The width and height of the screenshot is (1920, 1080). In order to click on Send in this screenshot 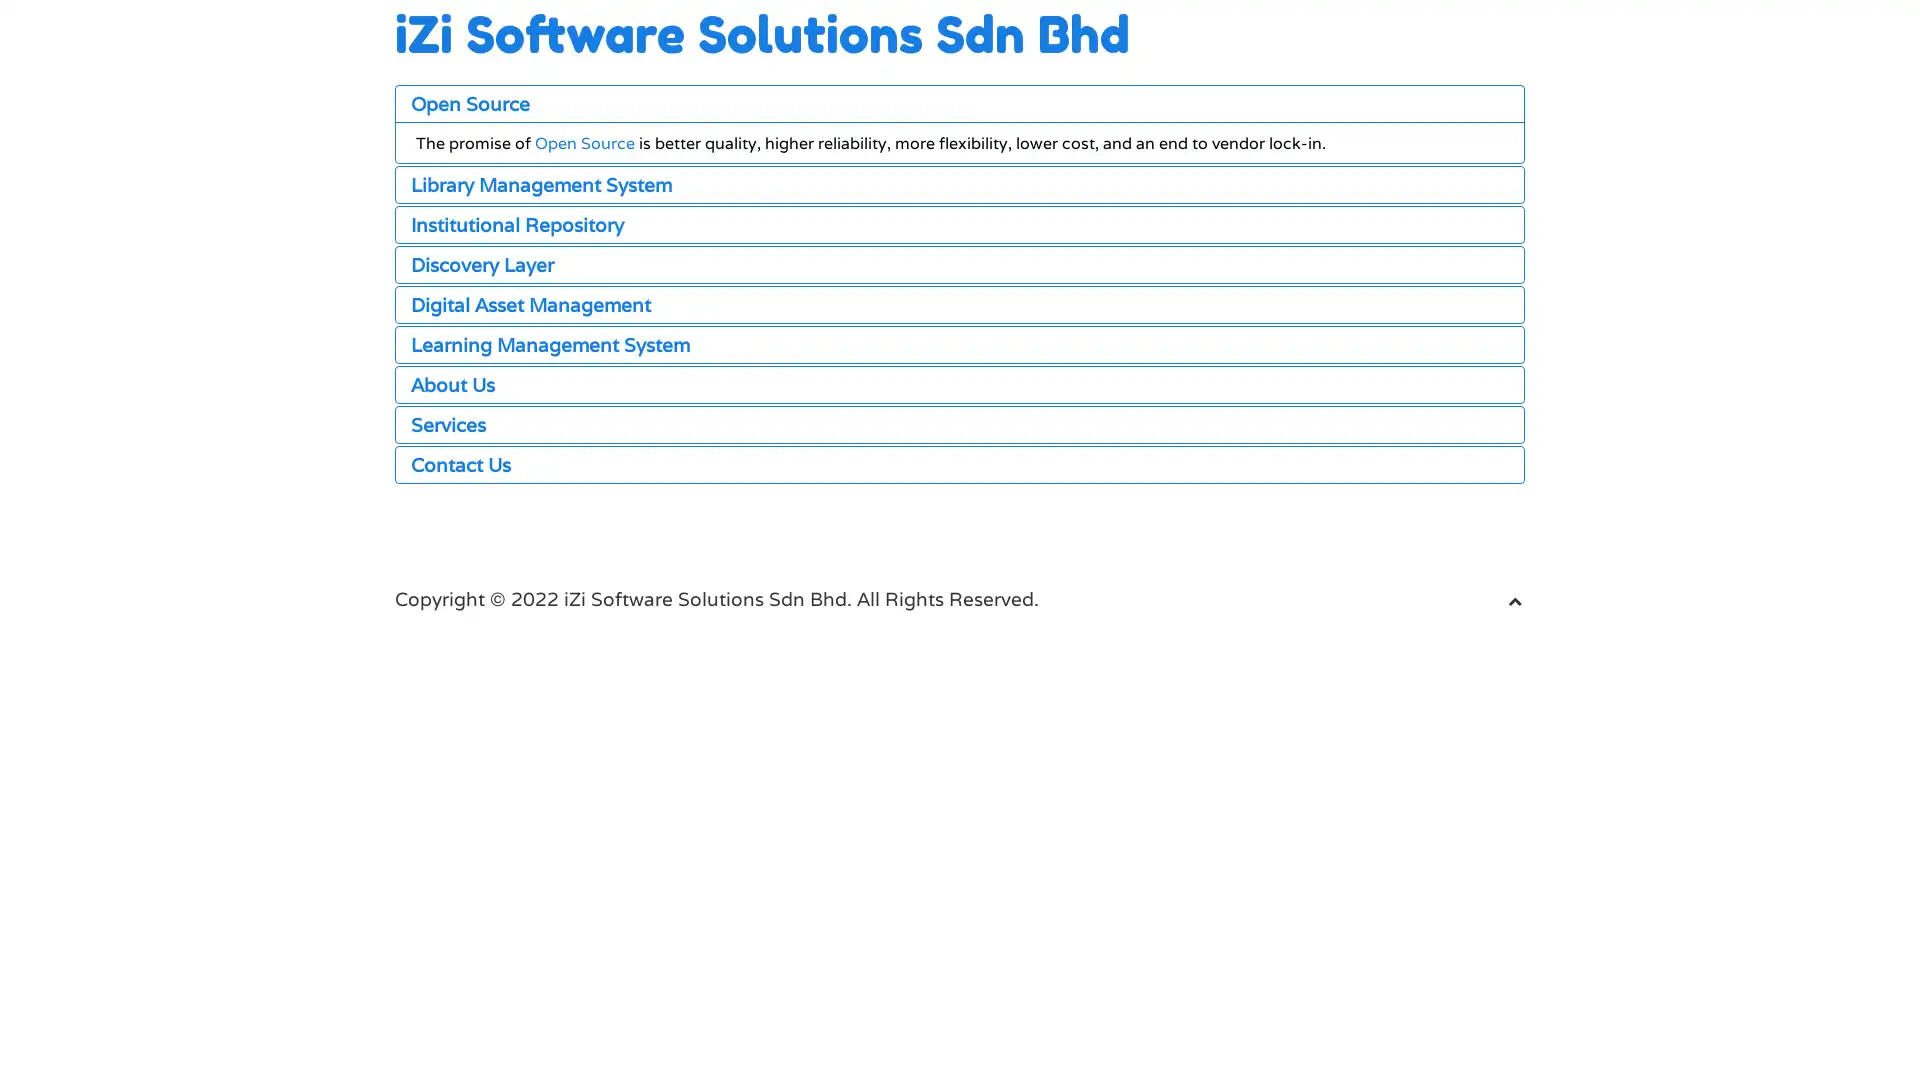, I will do `click(489, 947)`.